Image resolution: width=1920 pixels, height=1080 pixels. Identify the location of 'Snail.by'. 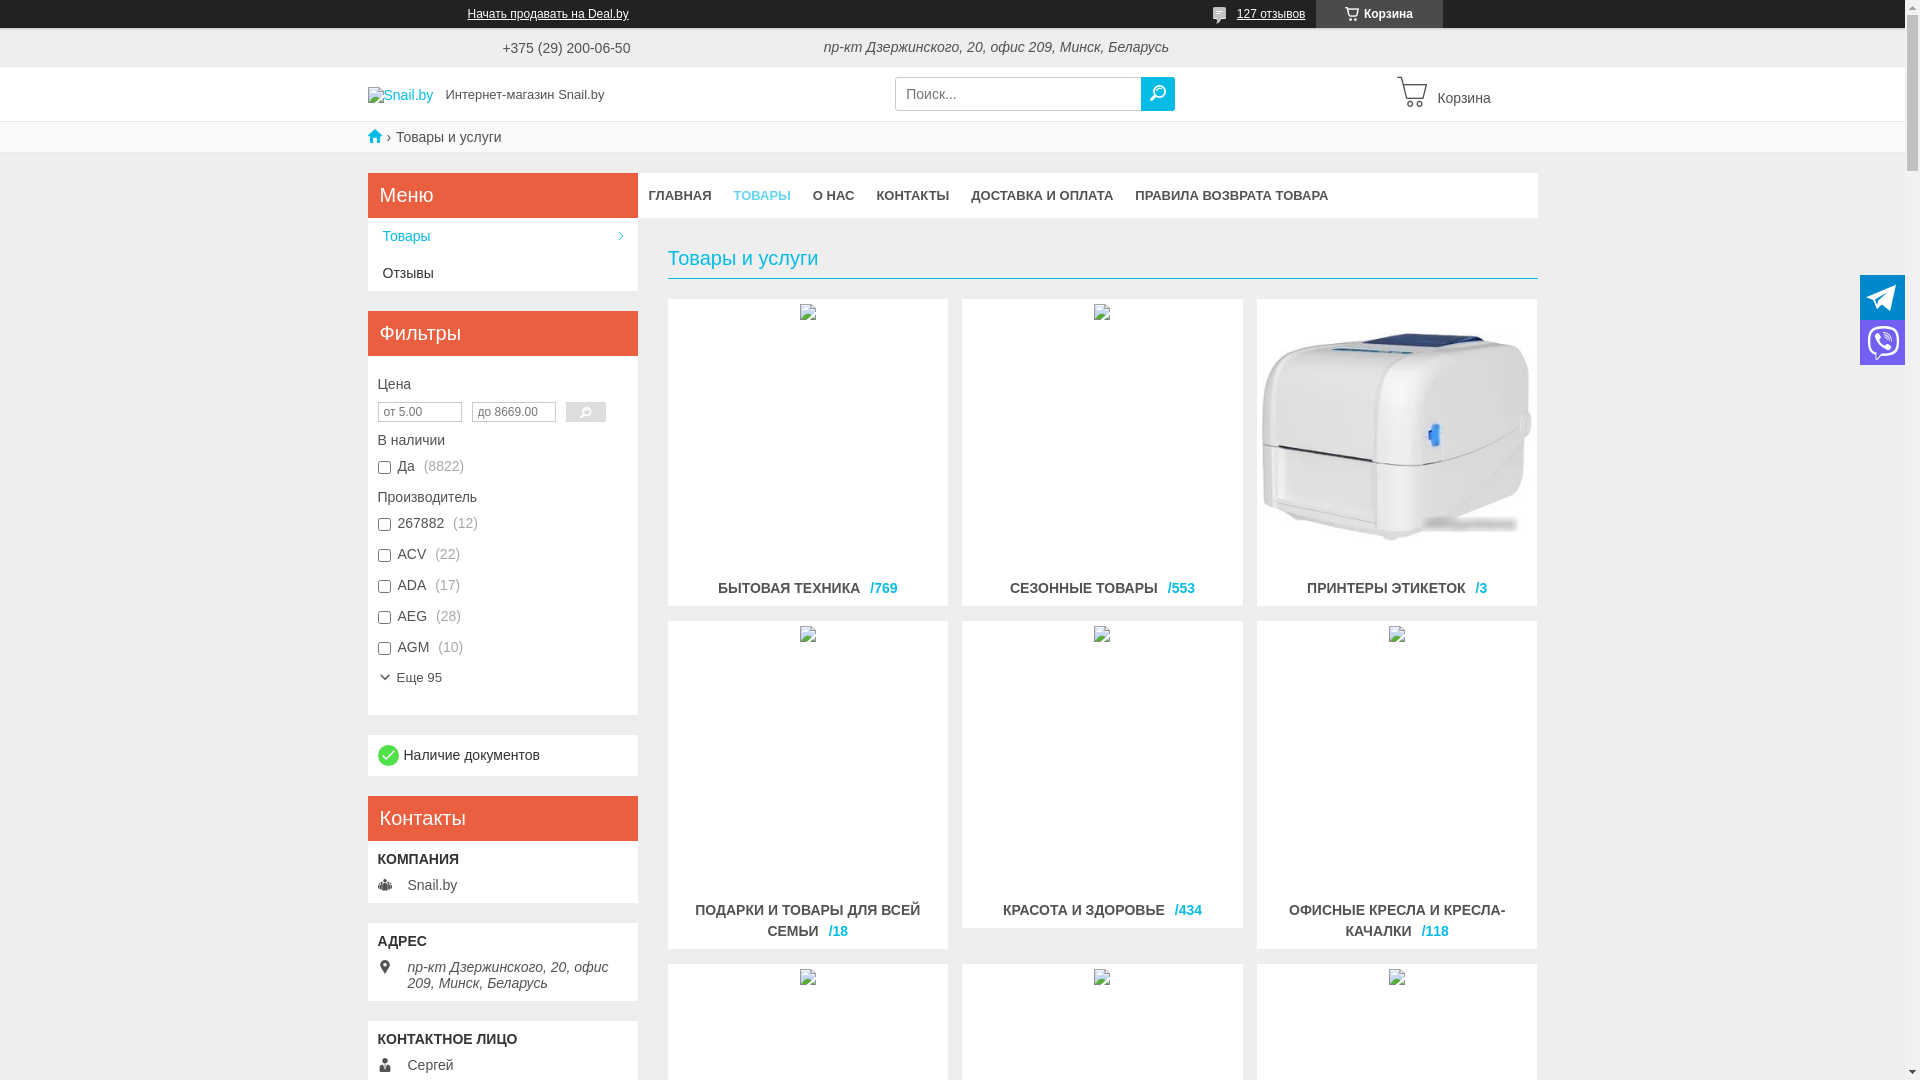
(382, 135).